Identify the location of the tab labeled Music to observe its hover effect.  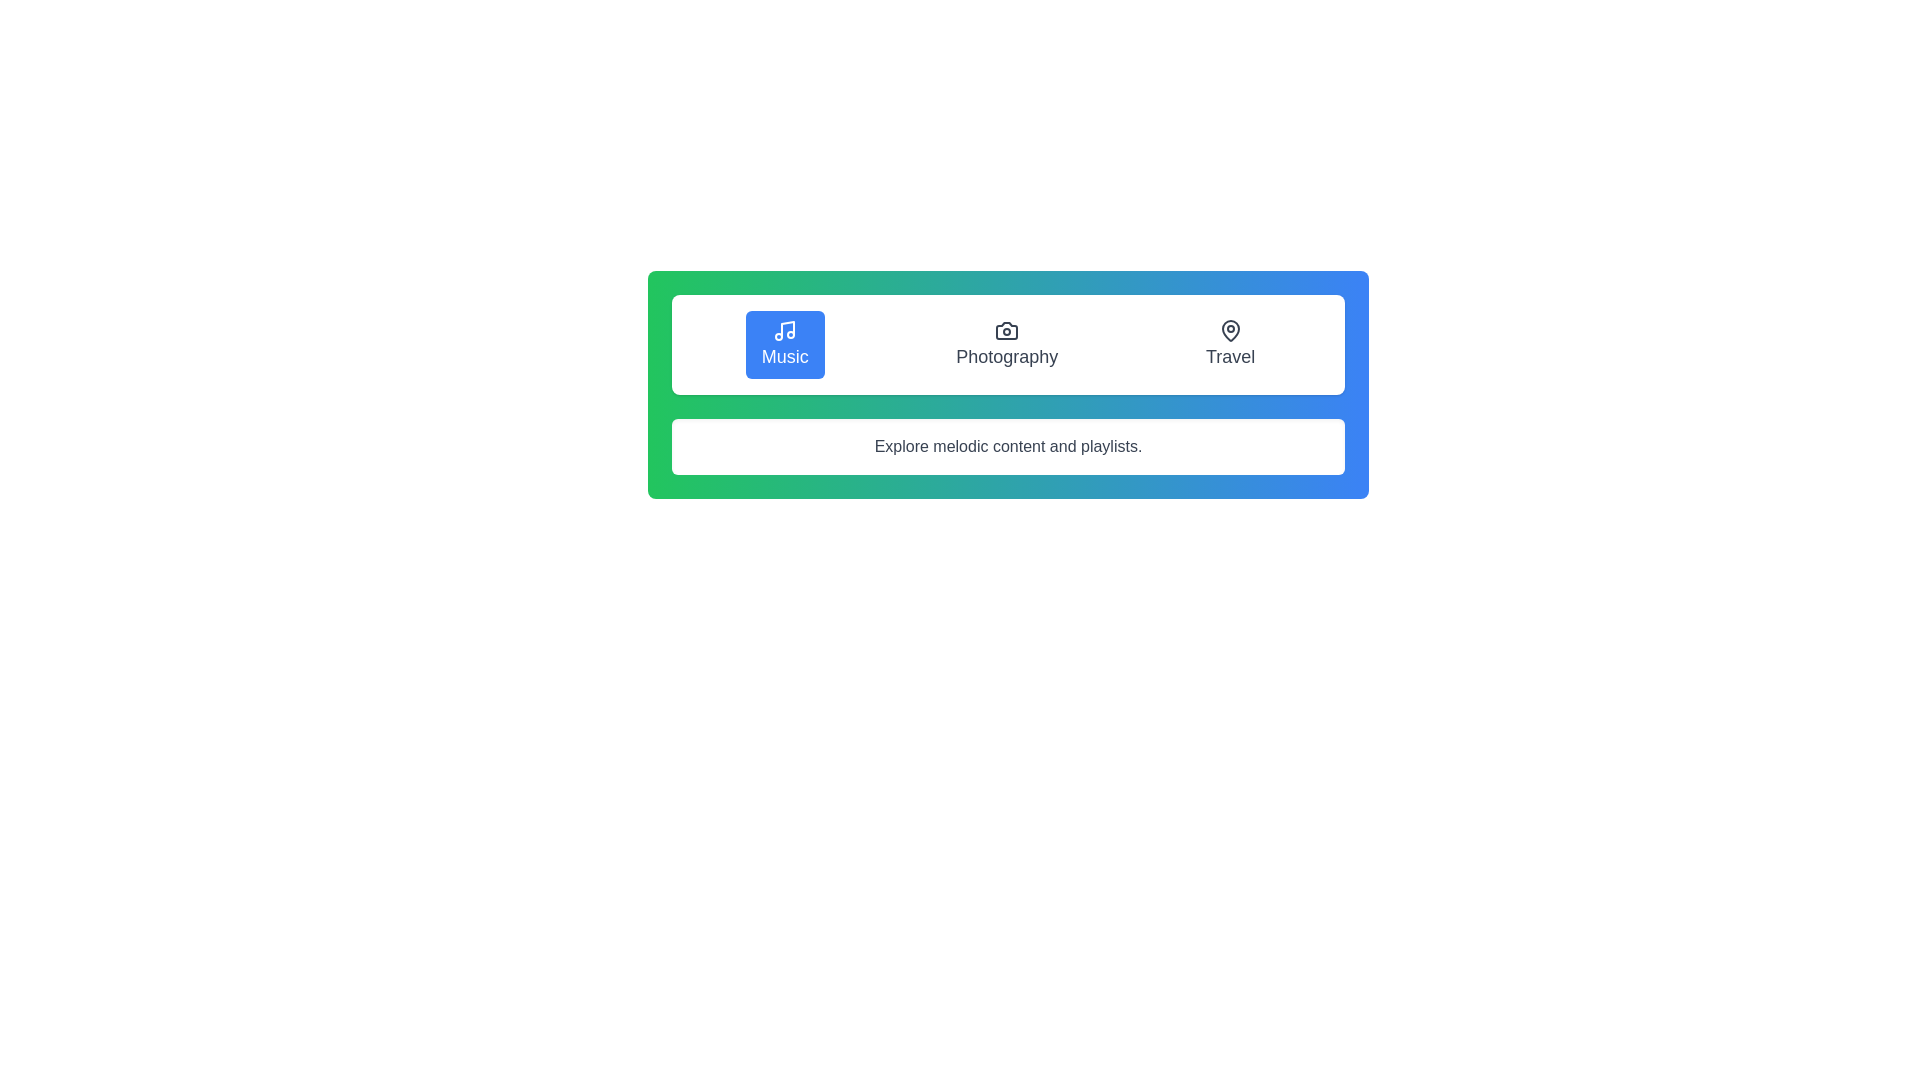
(784, 343).